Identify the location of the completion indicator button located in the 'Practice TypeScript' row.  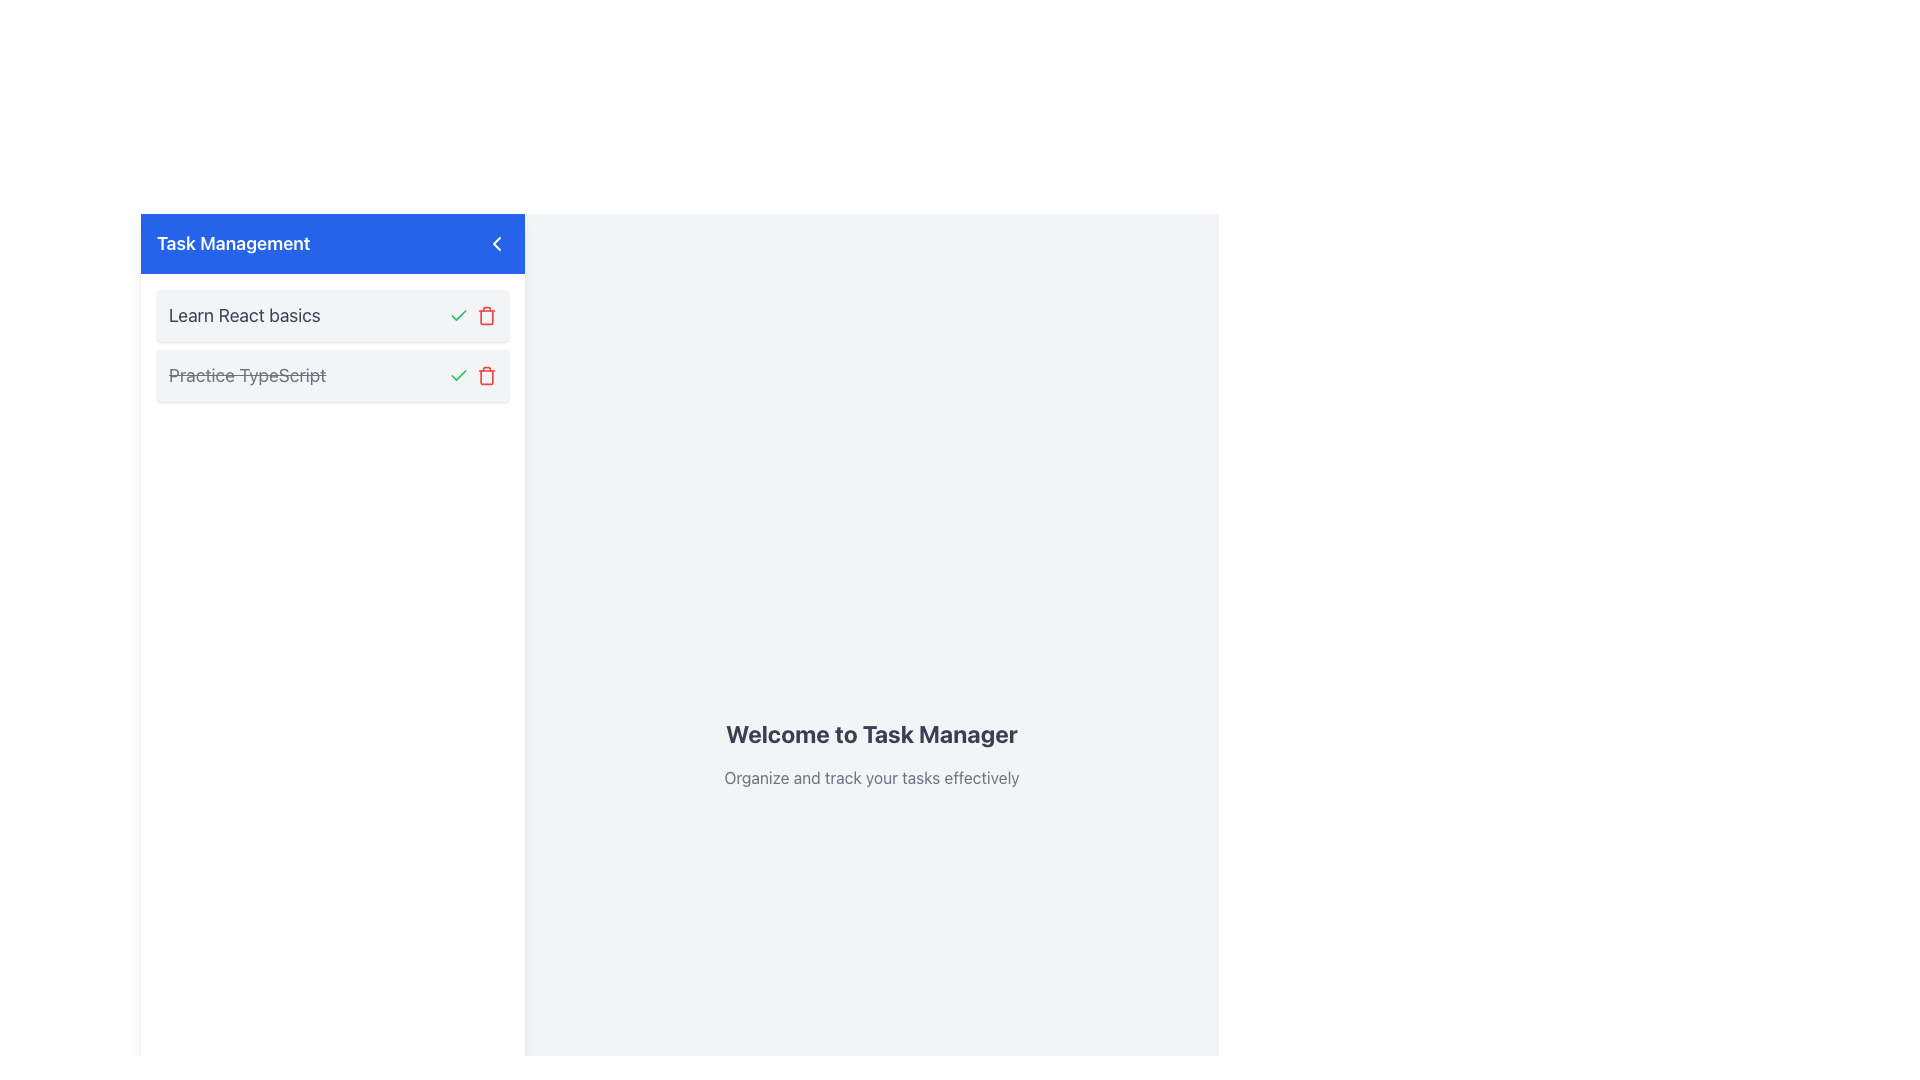
(458, 315).